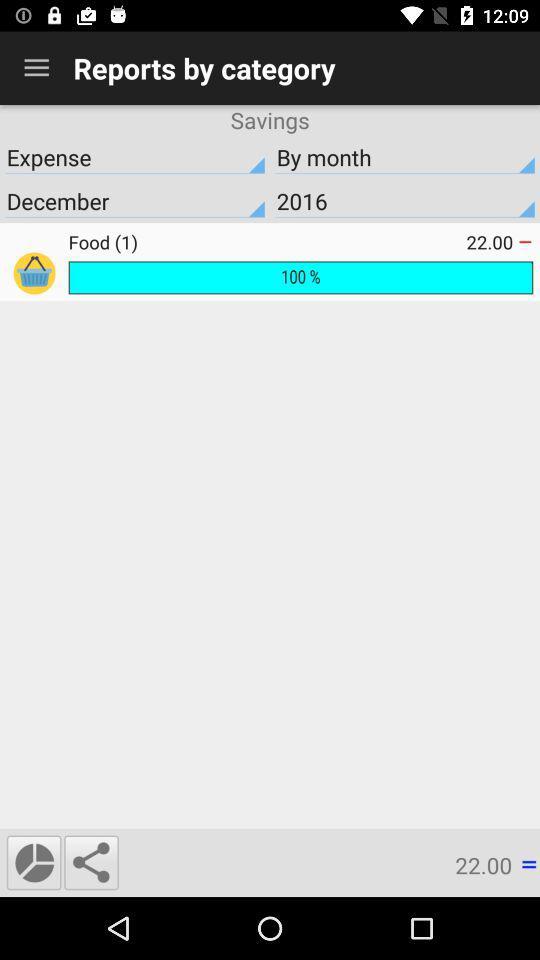 The height and width of the screenshot is (960, 540). What do you see at coordinates (36, 68) in the screenshot?
I see `the item above the savings item` at bounding box center [36, 68].